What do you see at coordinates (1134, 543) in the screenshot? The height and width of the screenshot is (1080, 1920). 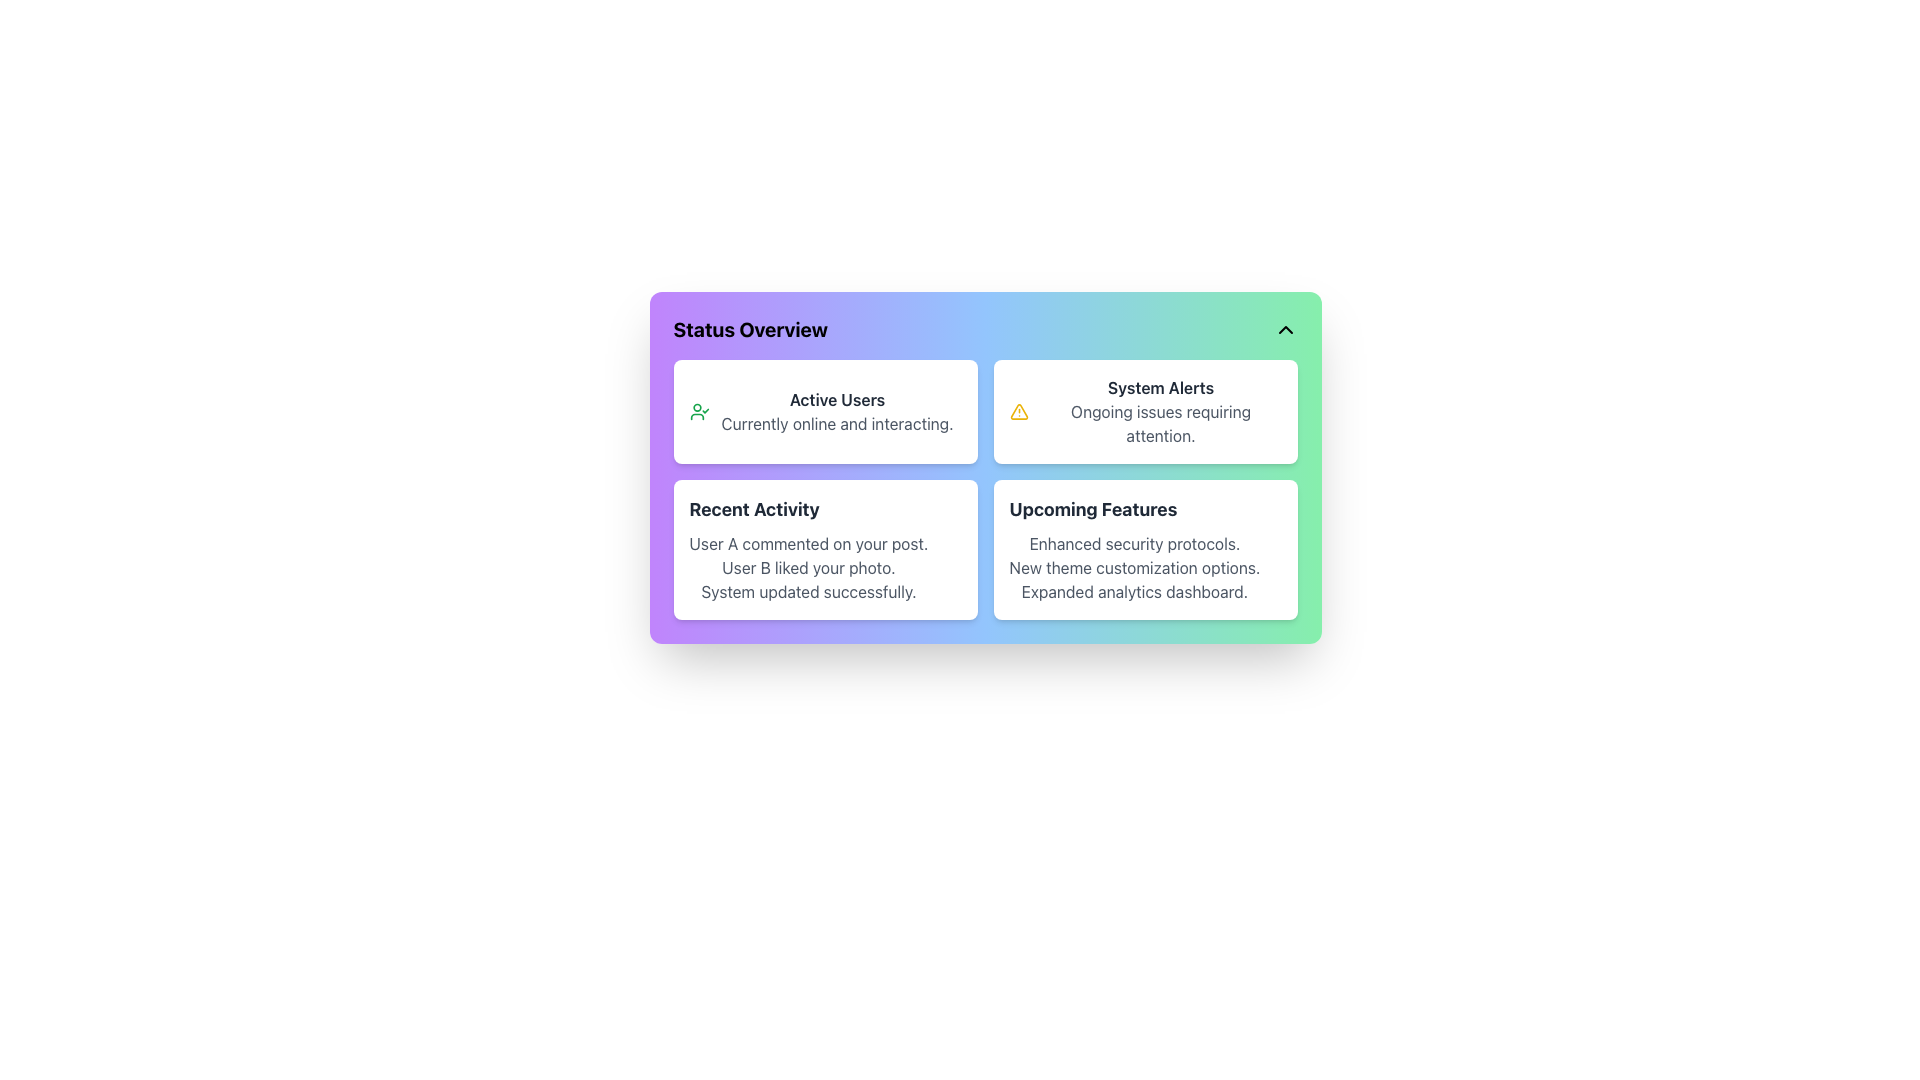 I see `the topmost text label in the vertically aligned list under the 'Upcoming Features' card, which conveys a feature update about enhanced security protocols` at bounding box center [1134, 543].